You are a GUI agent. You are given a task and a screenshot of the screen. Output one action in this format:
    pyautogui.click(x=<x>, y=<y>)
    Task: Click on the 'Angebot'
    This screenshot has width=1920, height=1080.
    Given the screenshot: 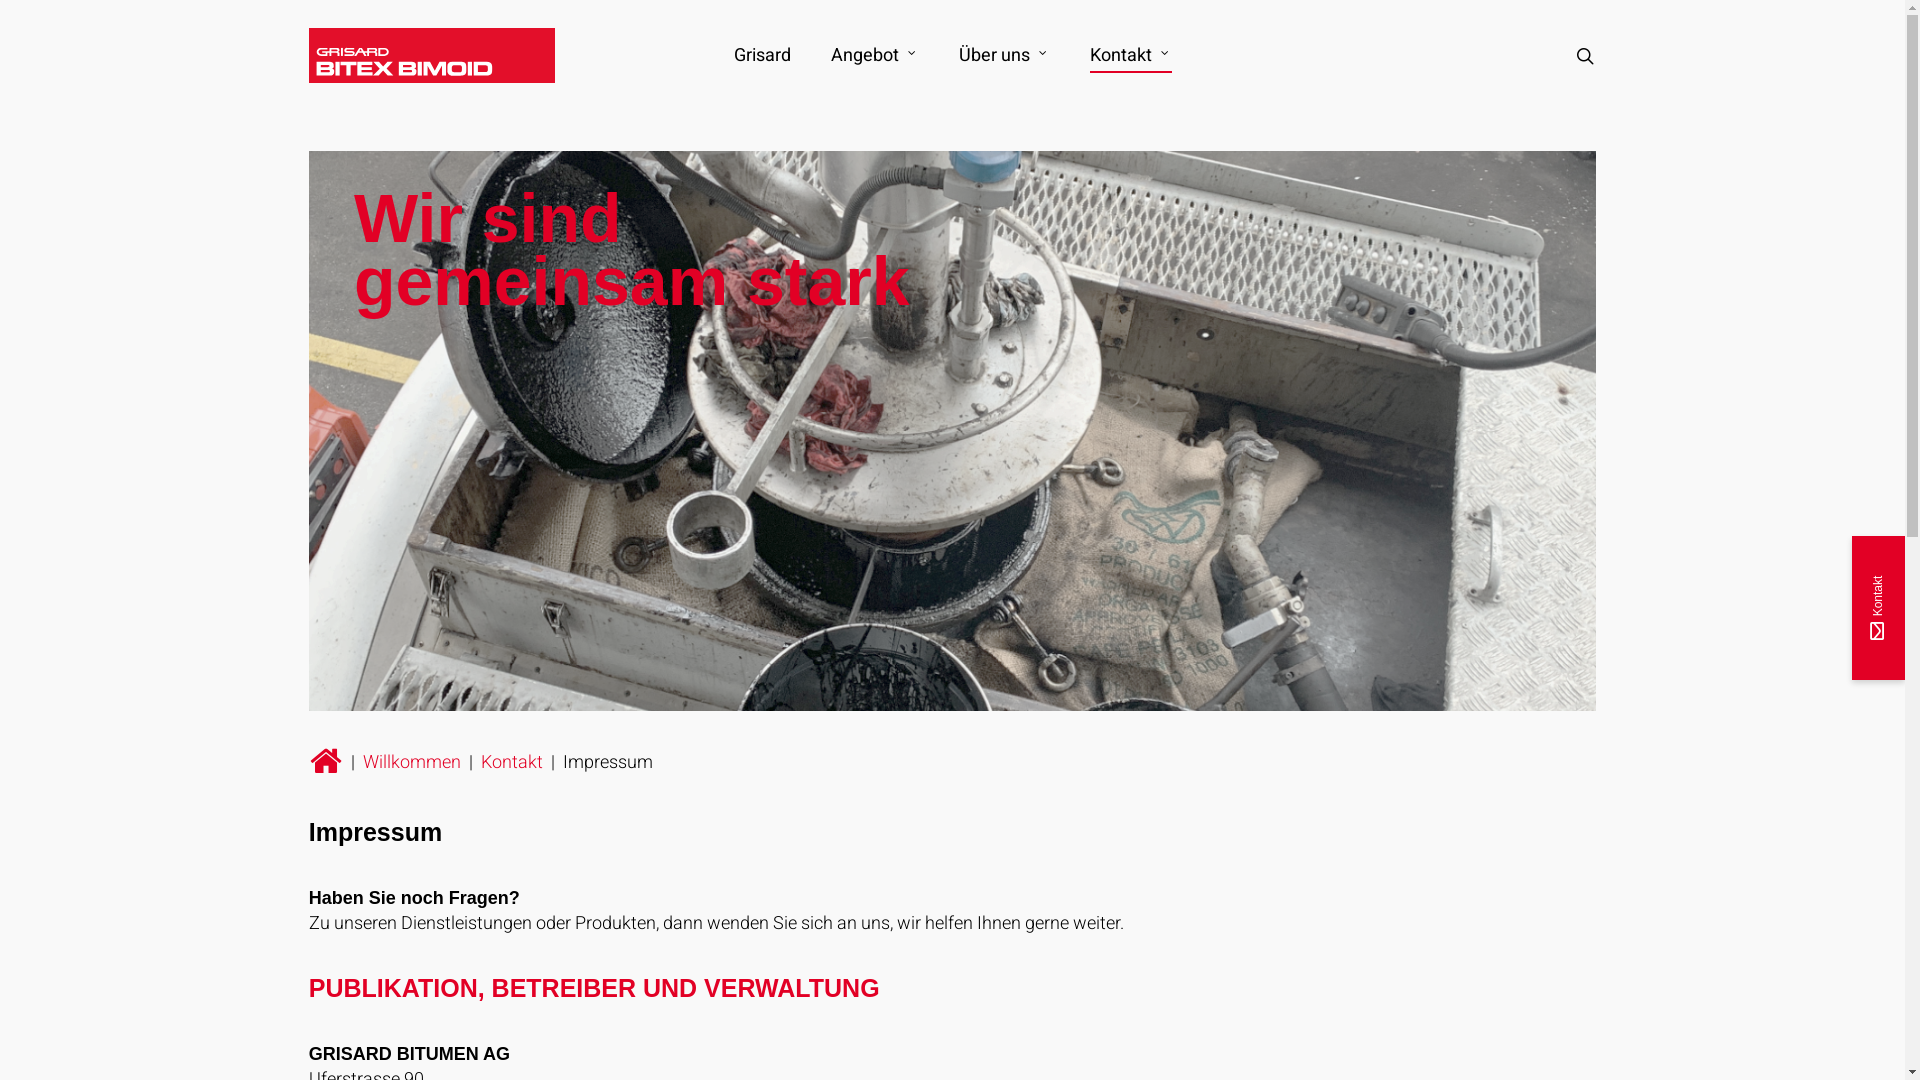 What is the action you would take?
    pyautogui.click(x=873, y=53)
    